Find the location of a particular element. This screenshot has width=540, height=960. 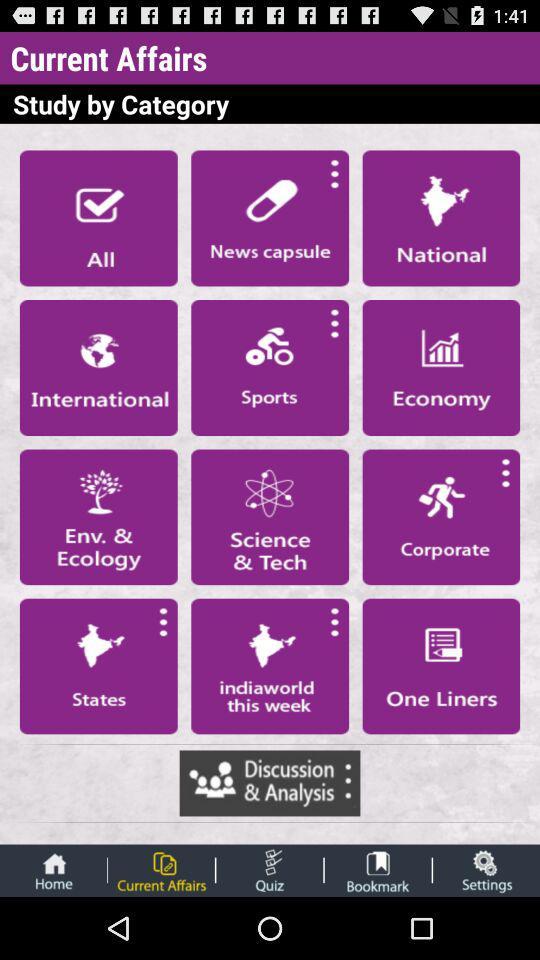

open new category is located at coordinates (441, 366).